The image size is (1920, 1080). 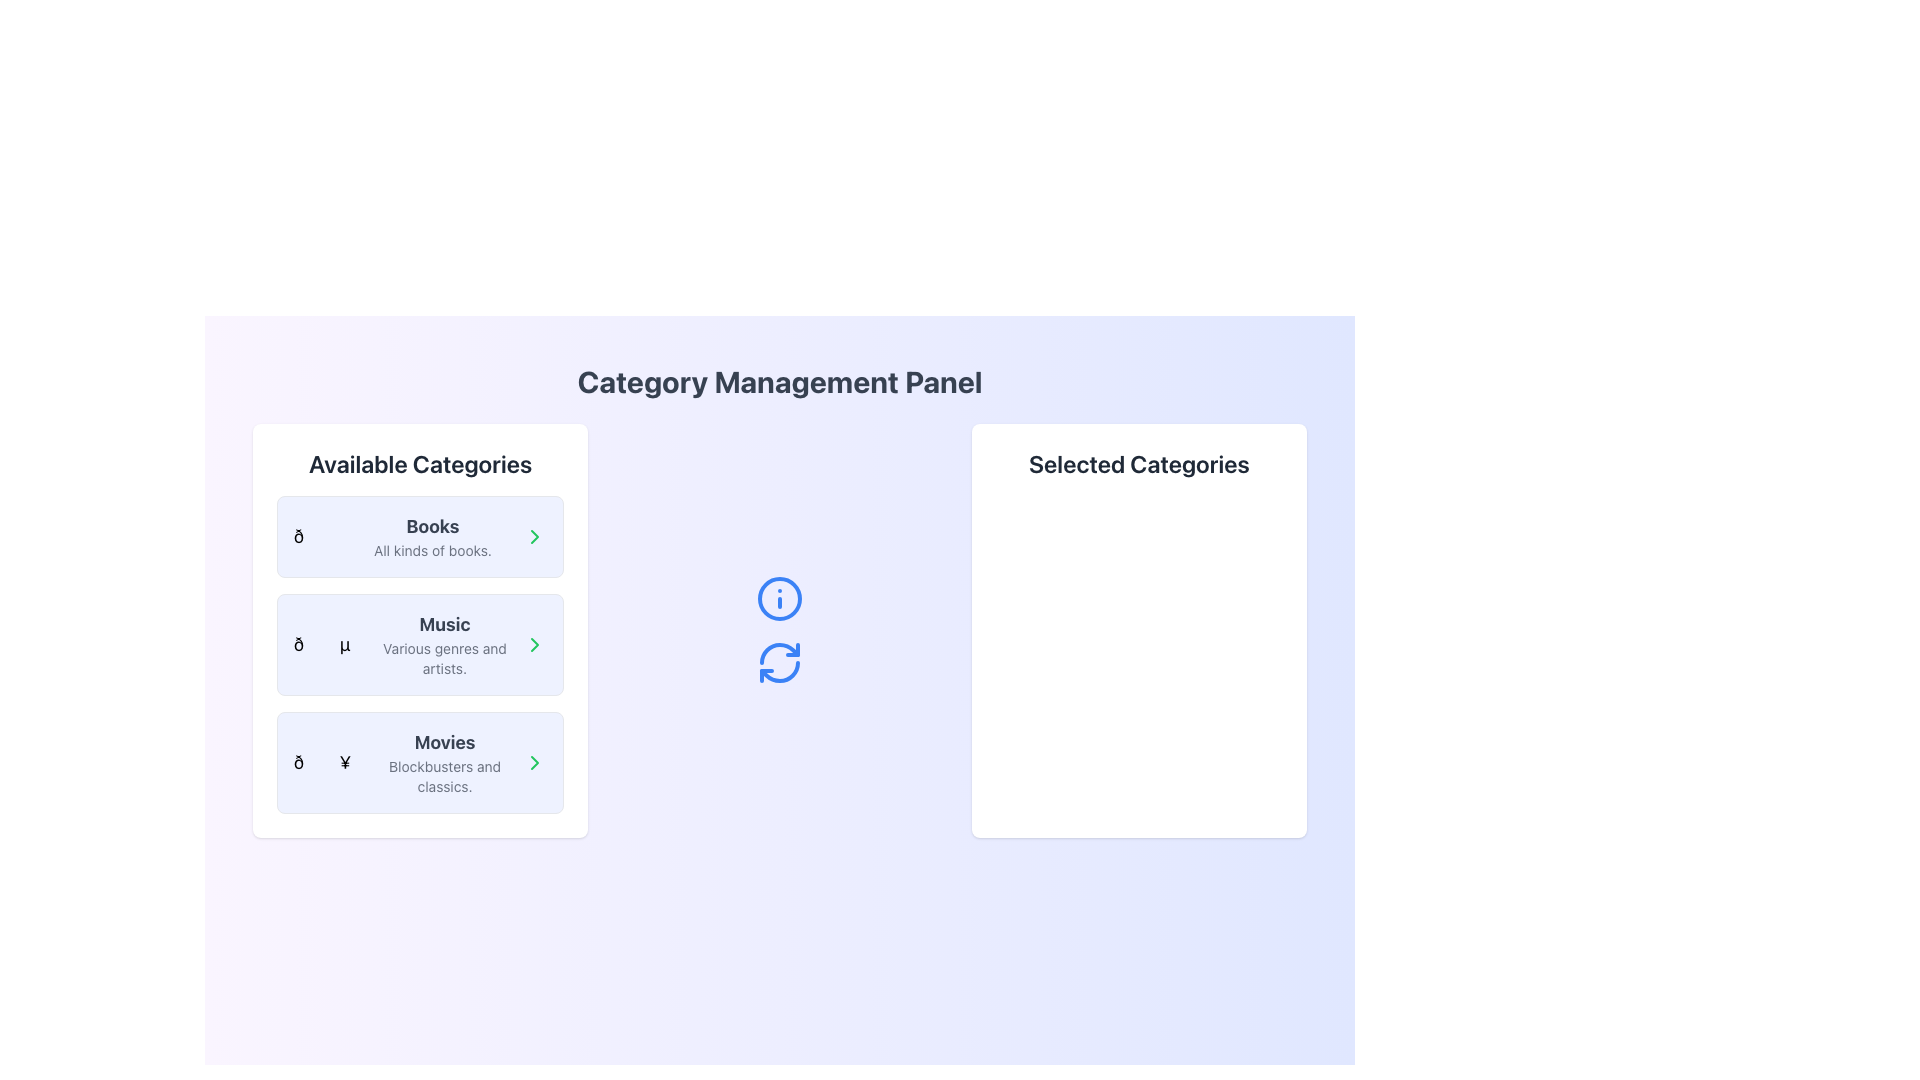 I want to click on the blue circular icon with an 'i' character in the center, which is the first of two vertically stacked icons below the 'Category Management Panel', so click(x=778, y=597).